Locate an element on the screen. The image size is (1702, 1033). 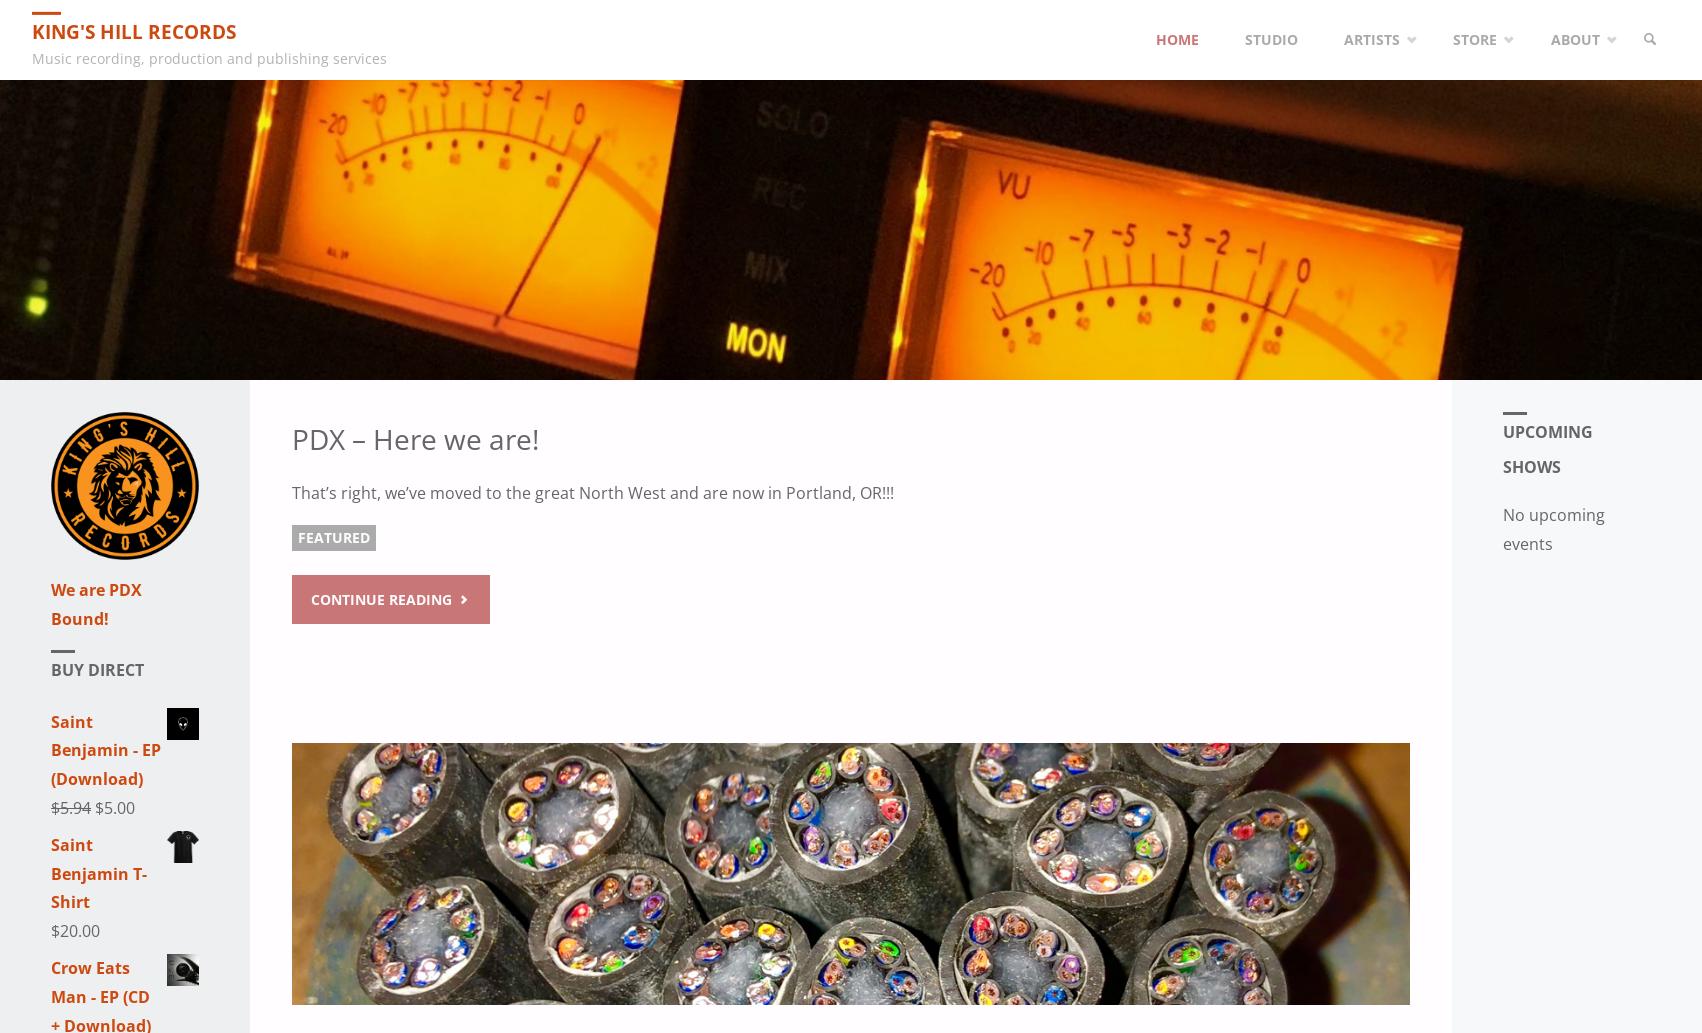
'PDX – Here we are!' is located at coordinates (415, 439).